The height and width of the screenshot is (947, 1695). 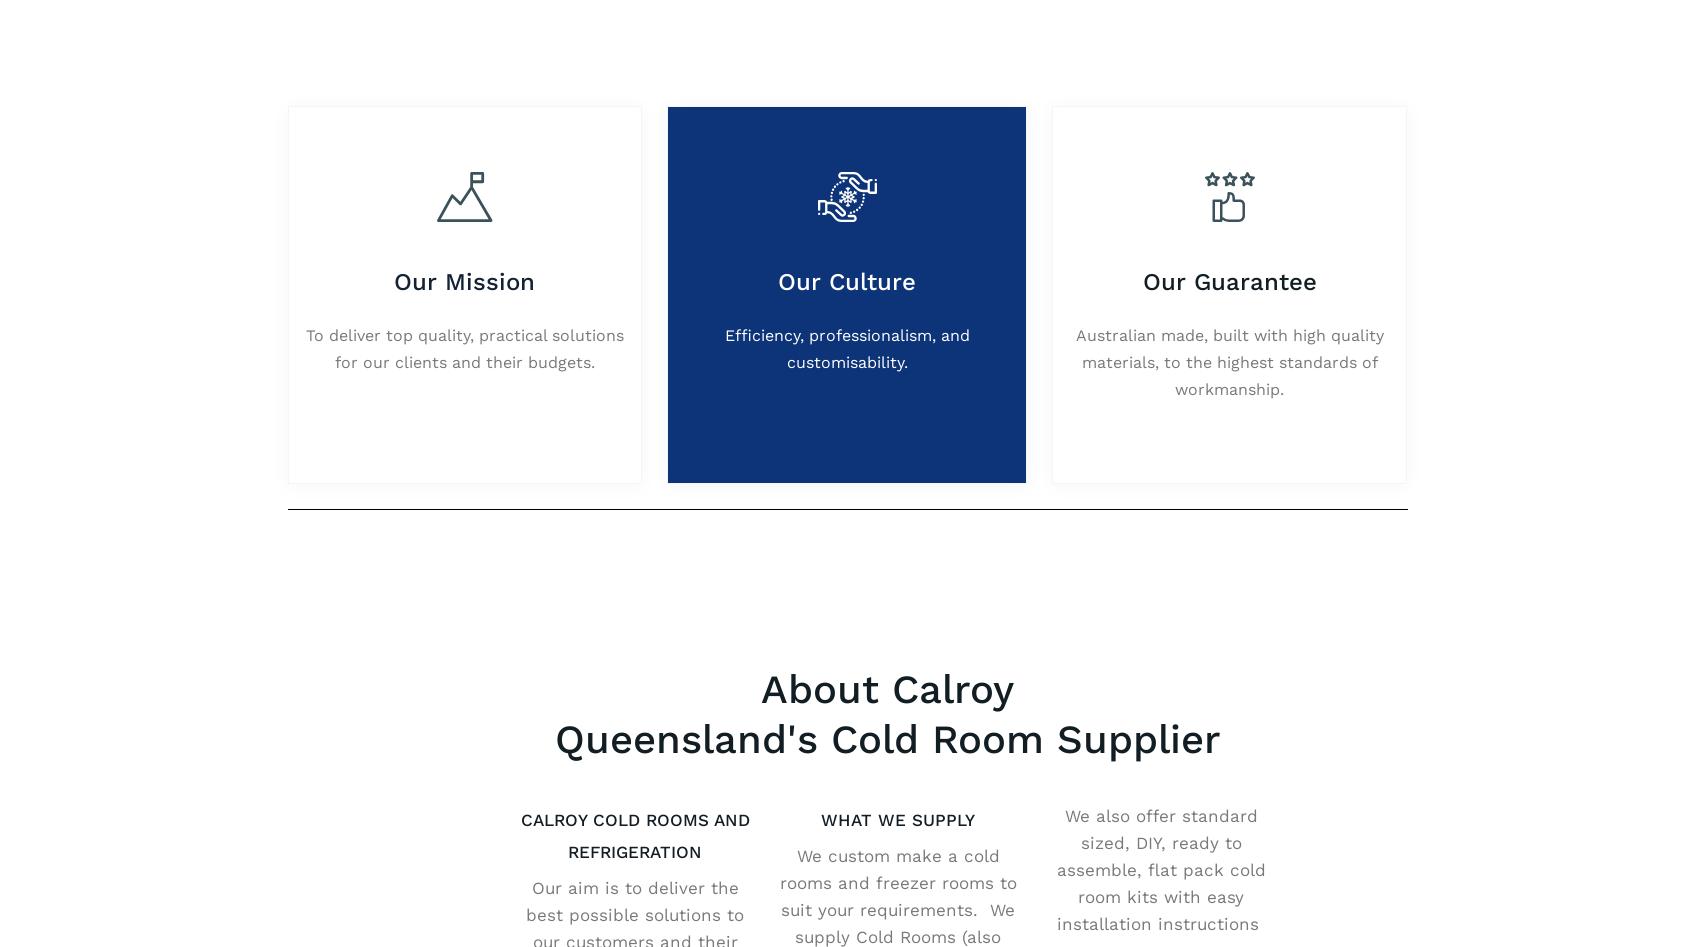 What do you see at coordinates (822, 17) in the screenshot?
I see `'About'` at bounding box center [822, 17].